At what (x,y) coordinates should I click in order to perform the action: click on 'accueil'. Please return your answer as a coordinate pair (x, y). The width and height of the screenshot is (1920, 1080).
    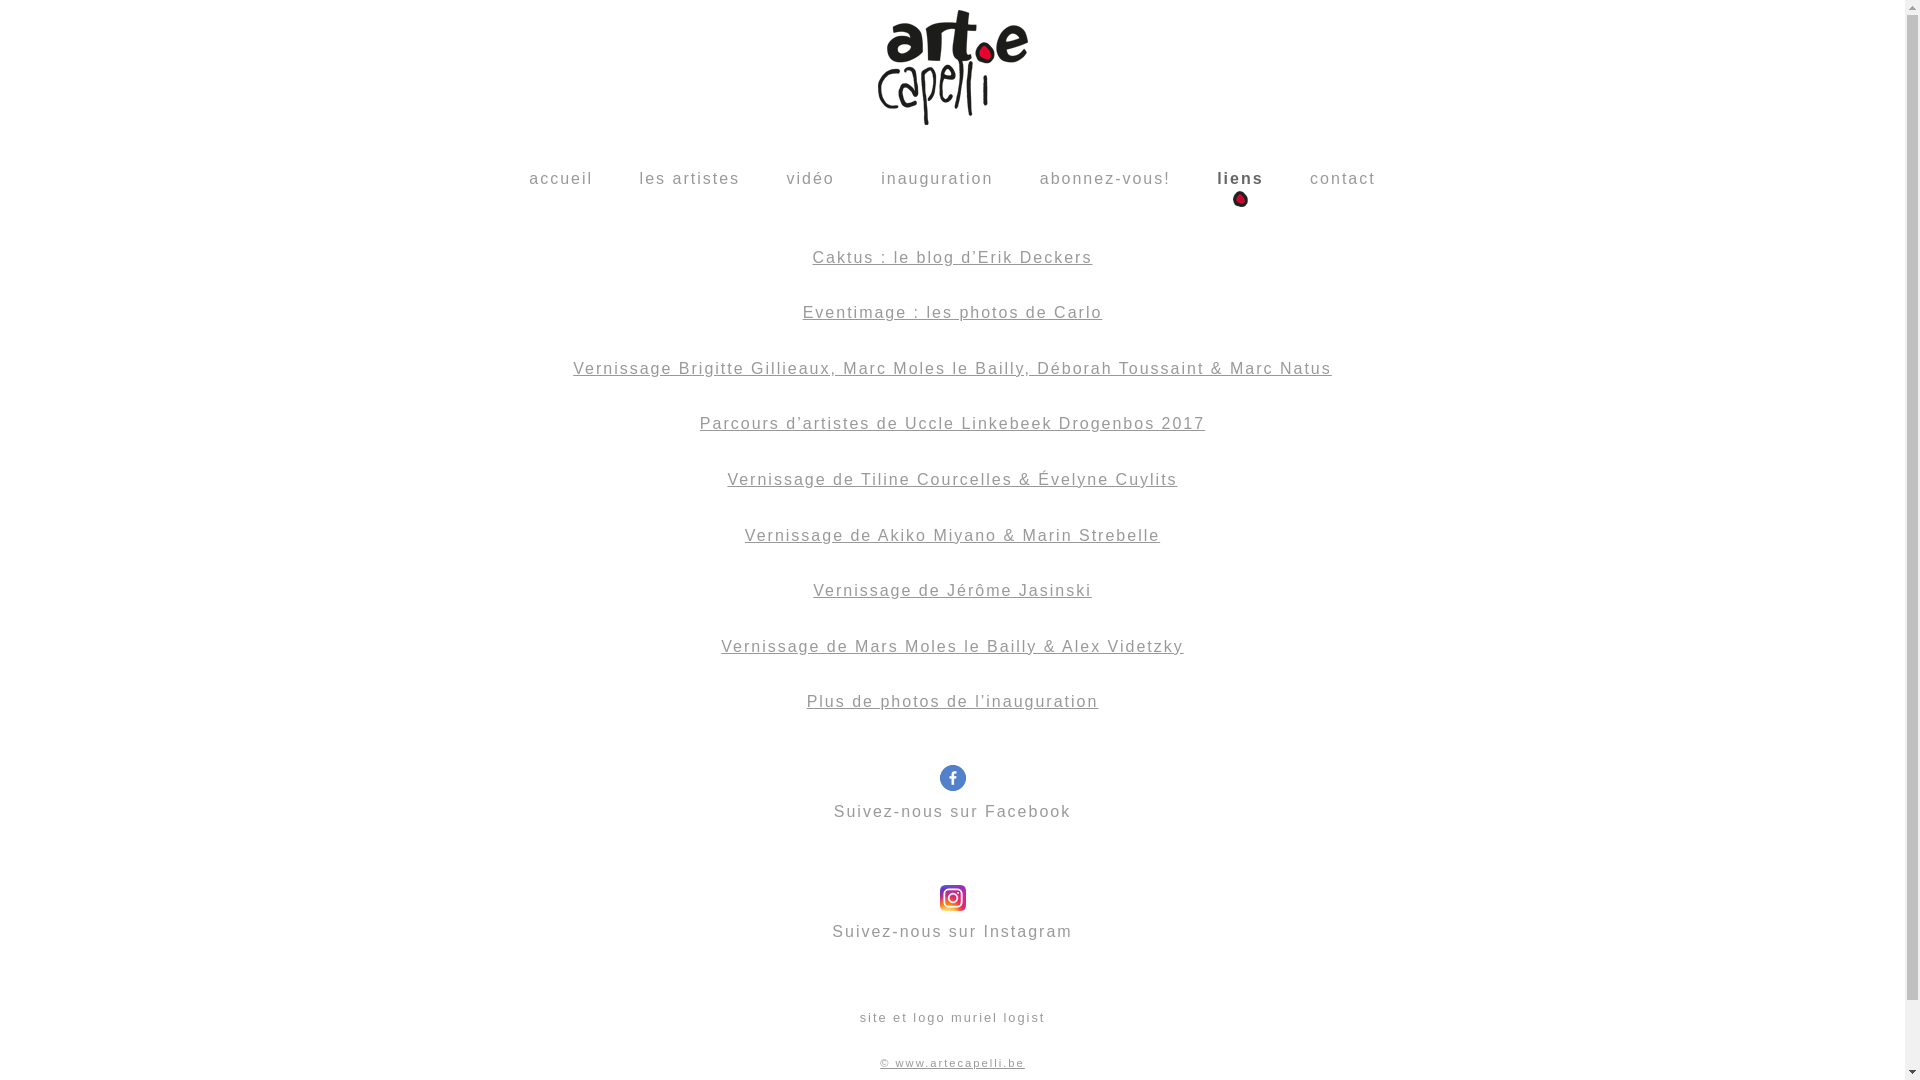
    Looking at the image, I should click on (560, 177).